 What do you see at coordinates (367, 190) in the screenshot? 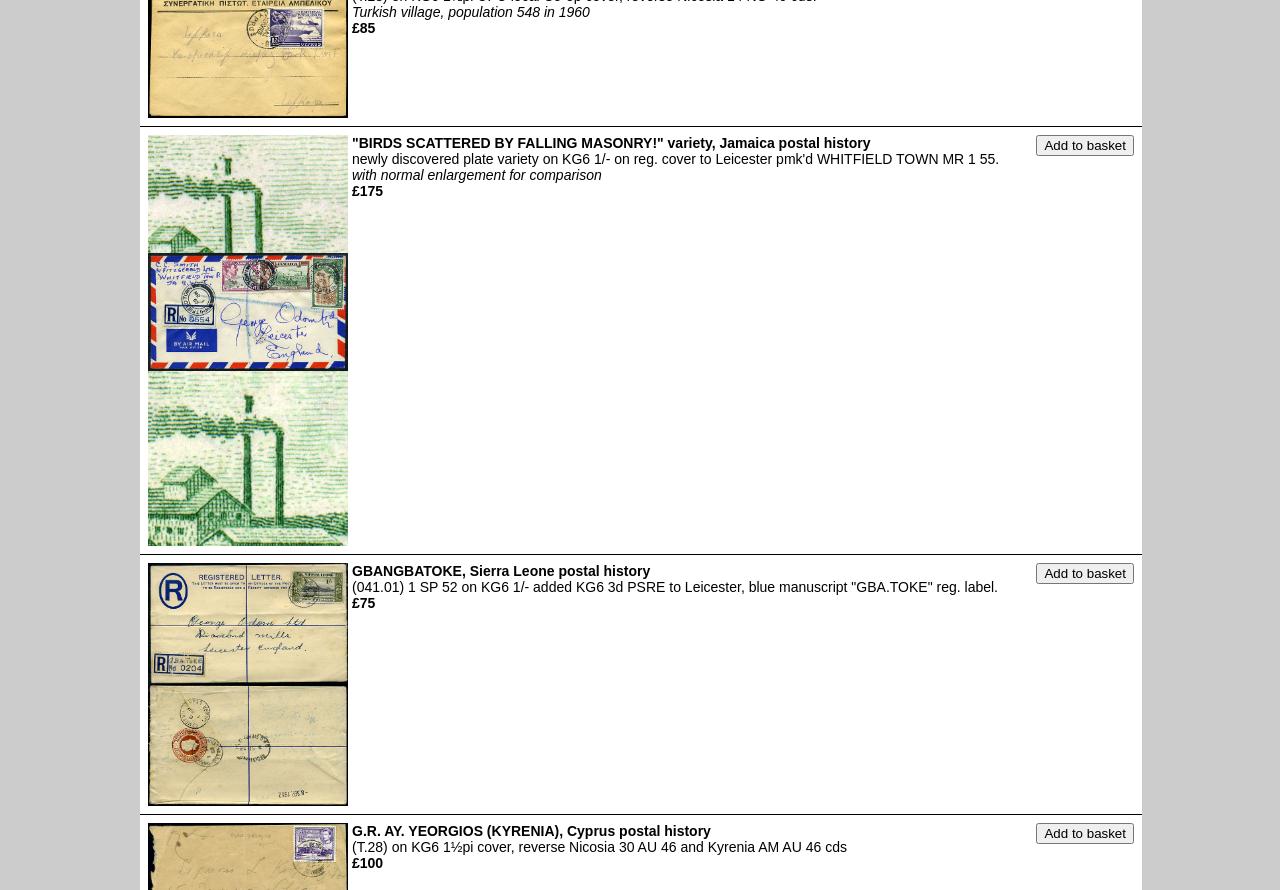
I see `'£175'` at bounding box center [367, 190].